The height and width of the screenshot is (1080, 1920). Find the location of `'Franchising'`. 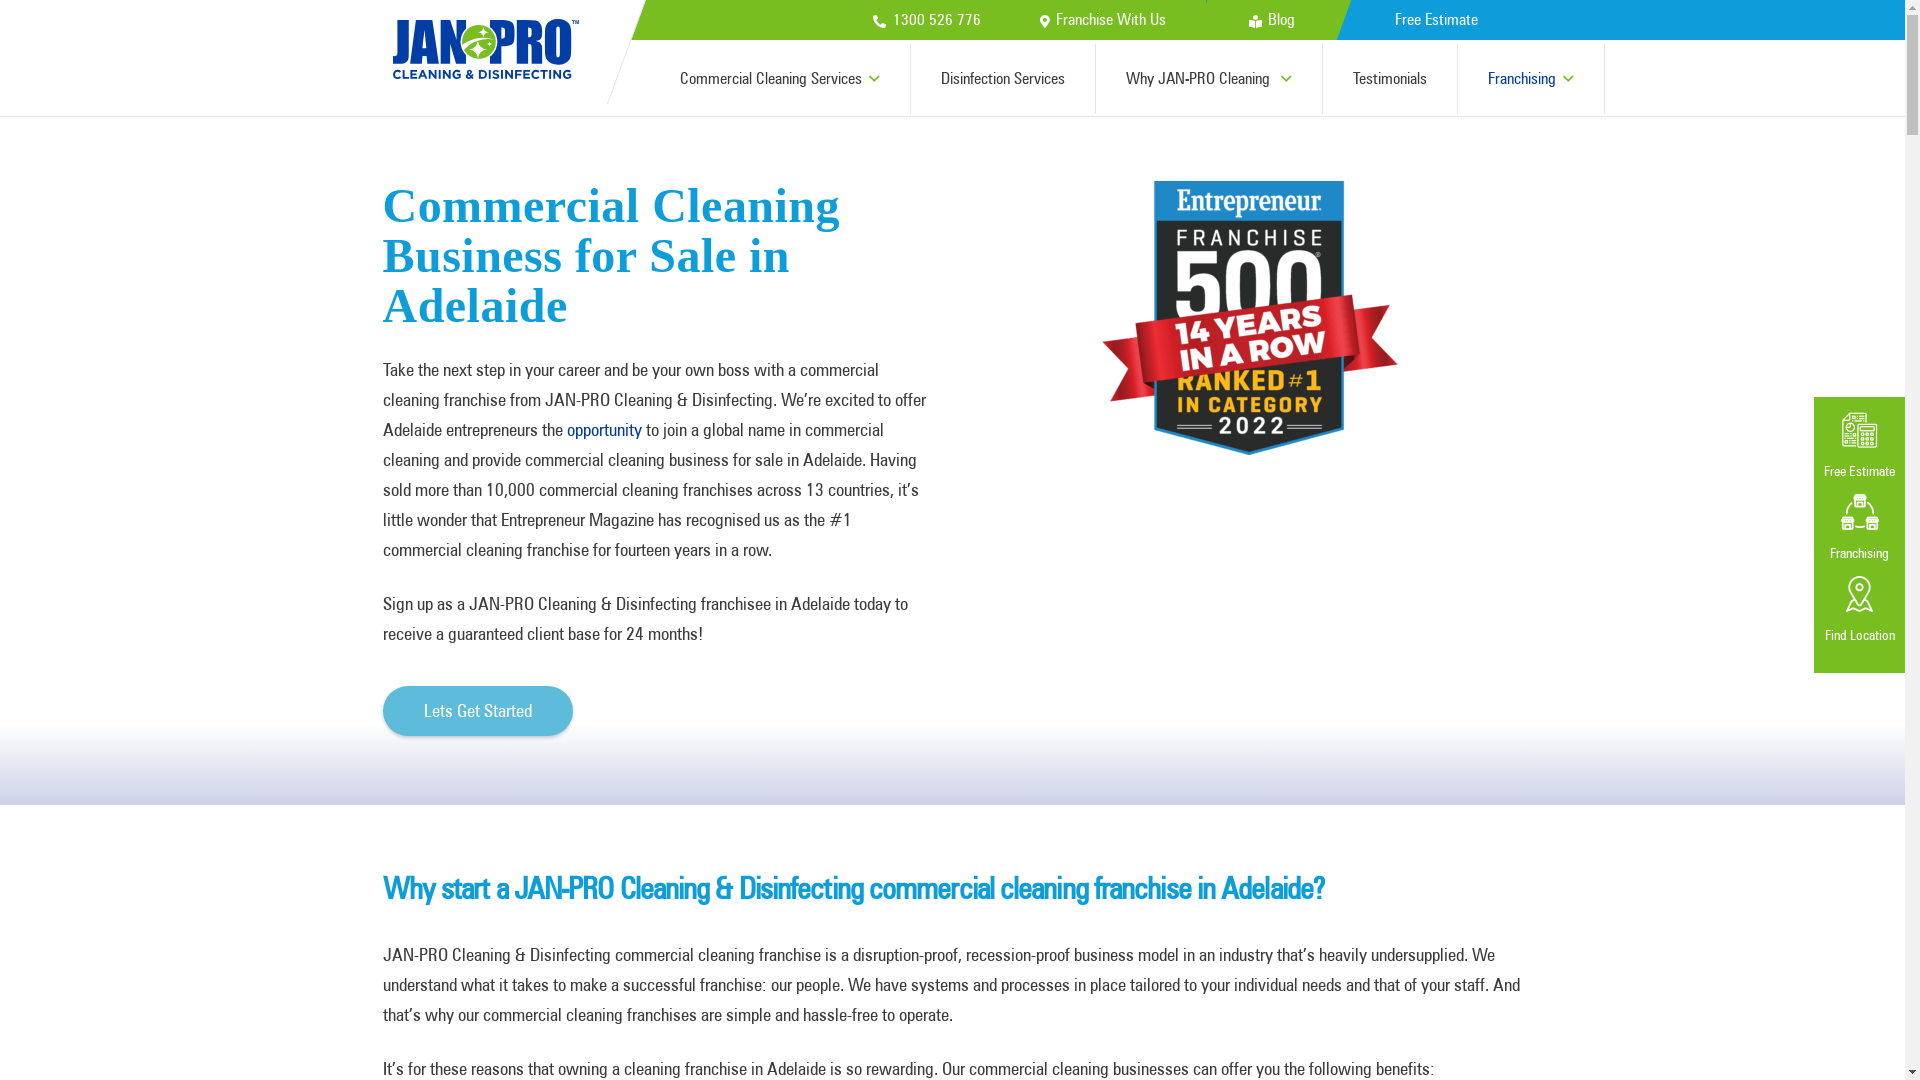

'Franchising' is located at coordinates (1530, 77).